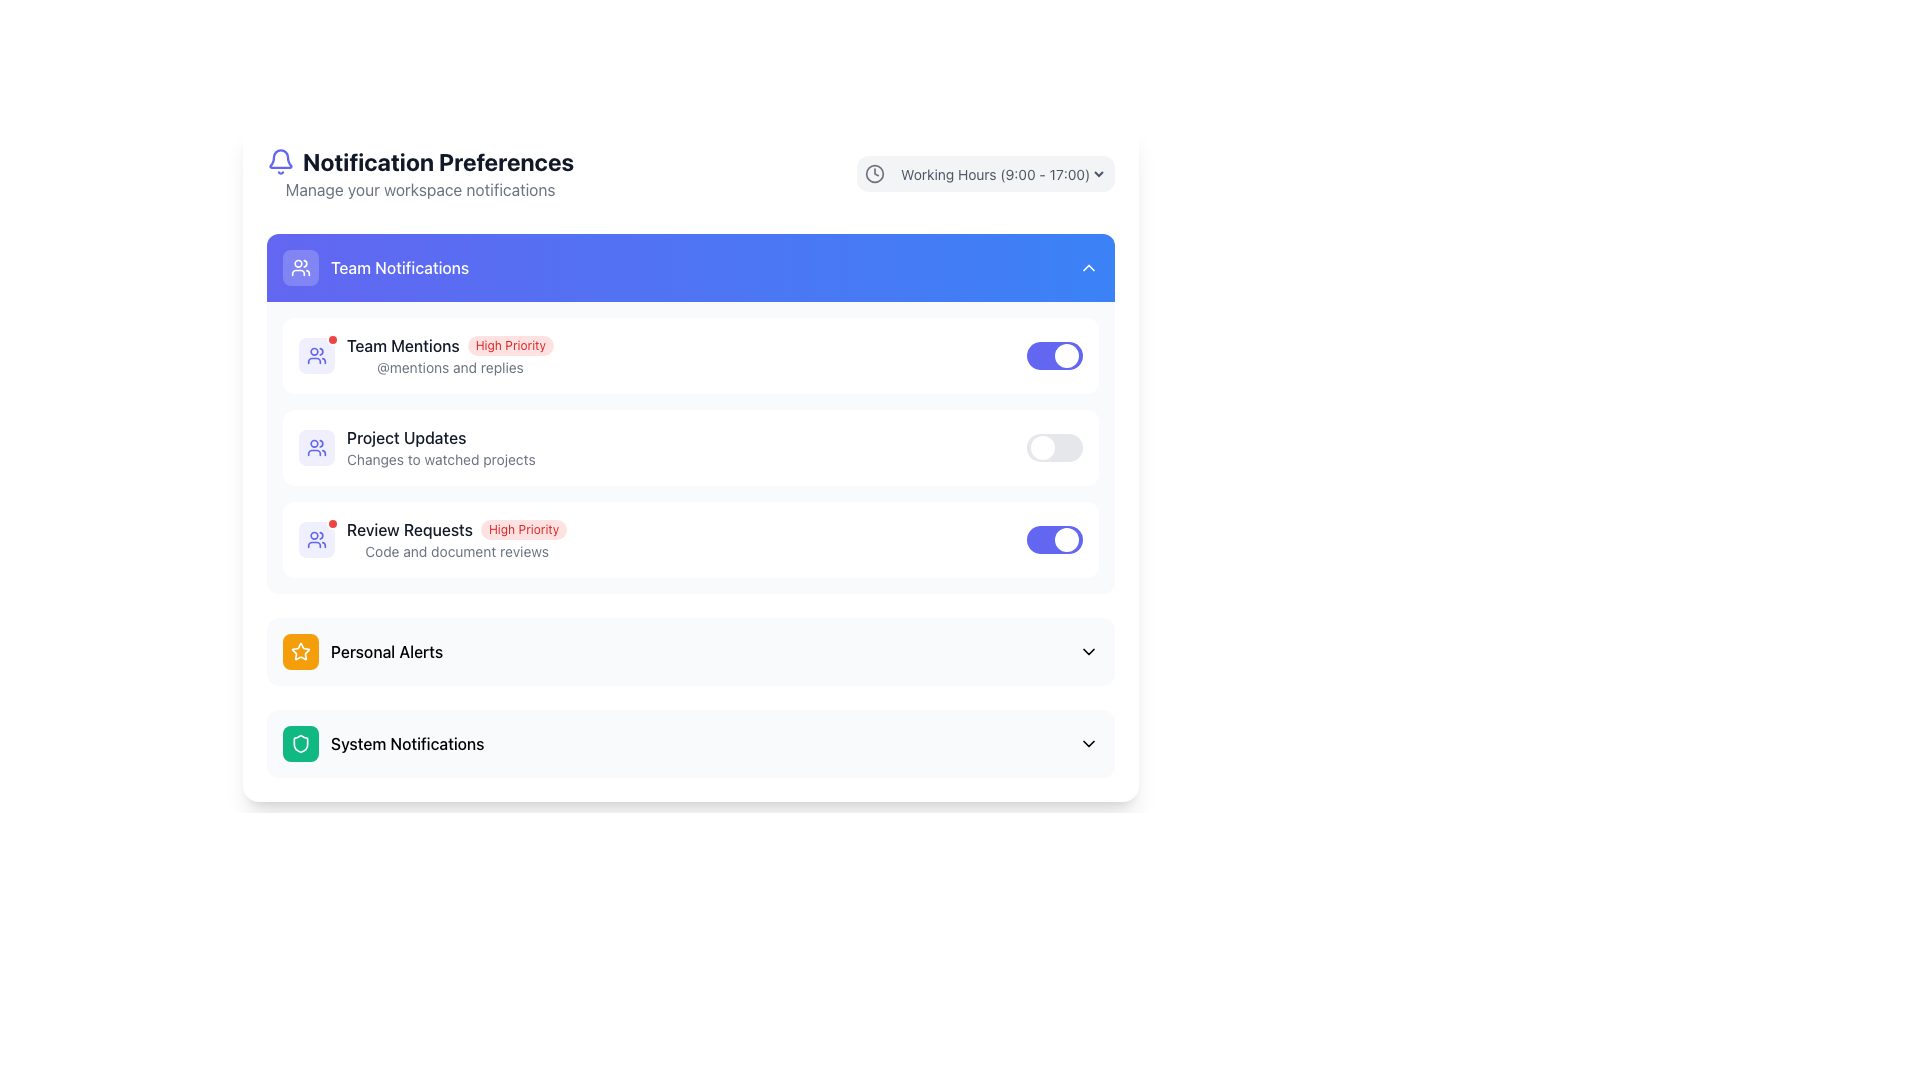 This screenshot has width=1920, height=1080. I want to click on the star-shaped icon with a white outline and vibrant orange fill, located under the 'Personal Alerts' section in the interface, so click(300, 651).